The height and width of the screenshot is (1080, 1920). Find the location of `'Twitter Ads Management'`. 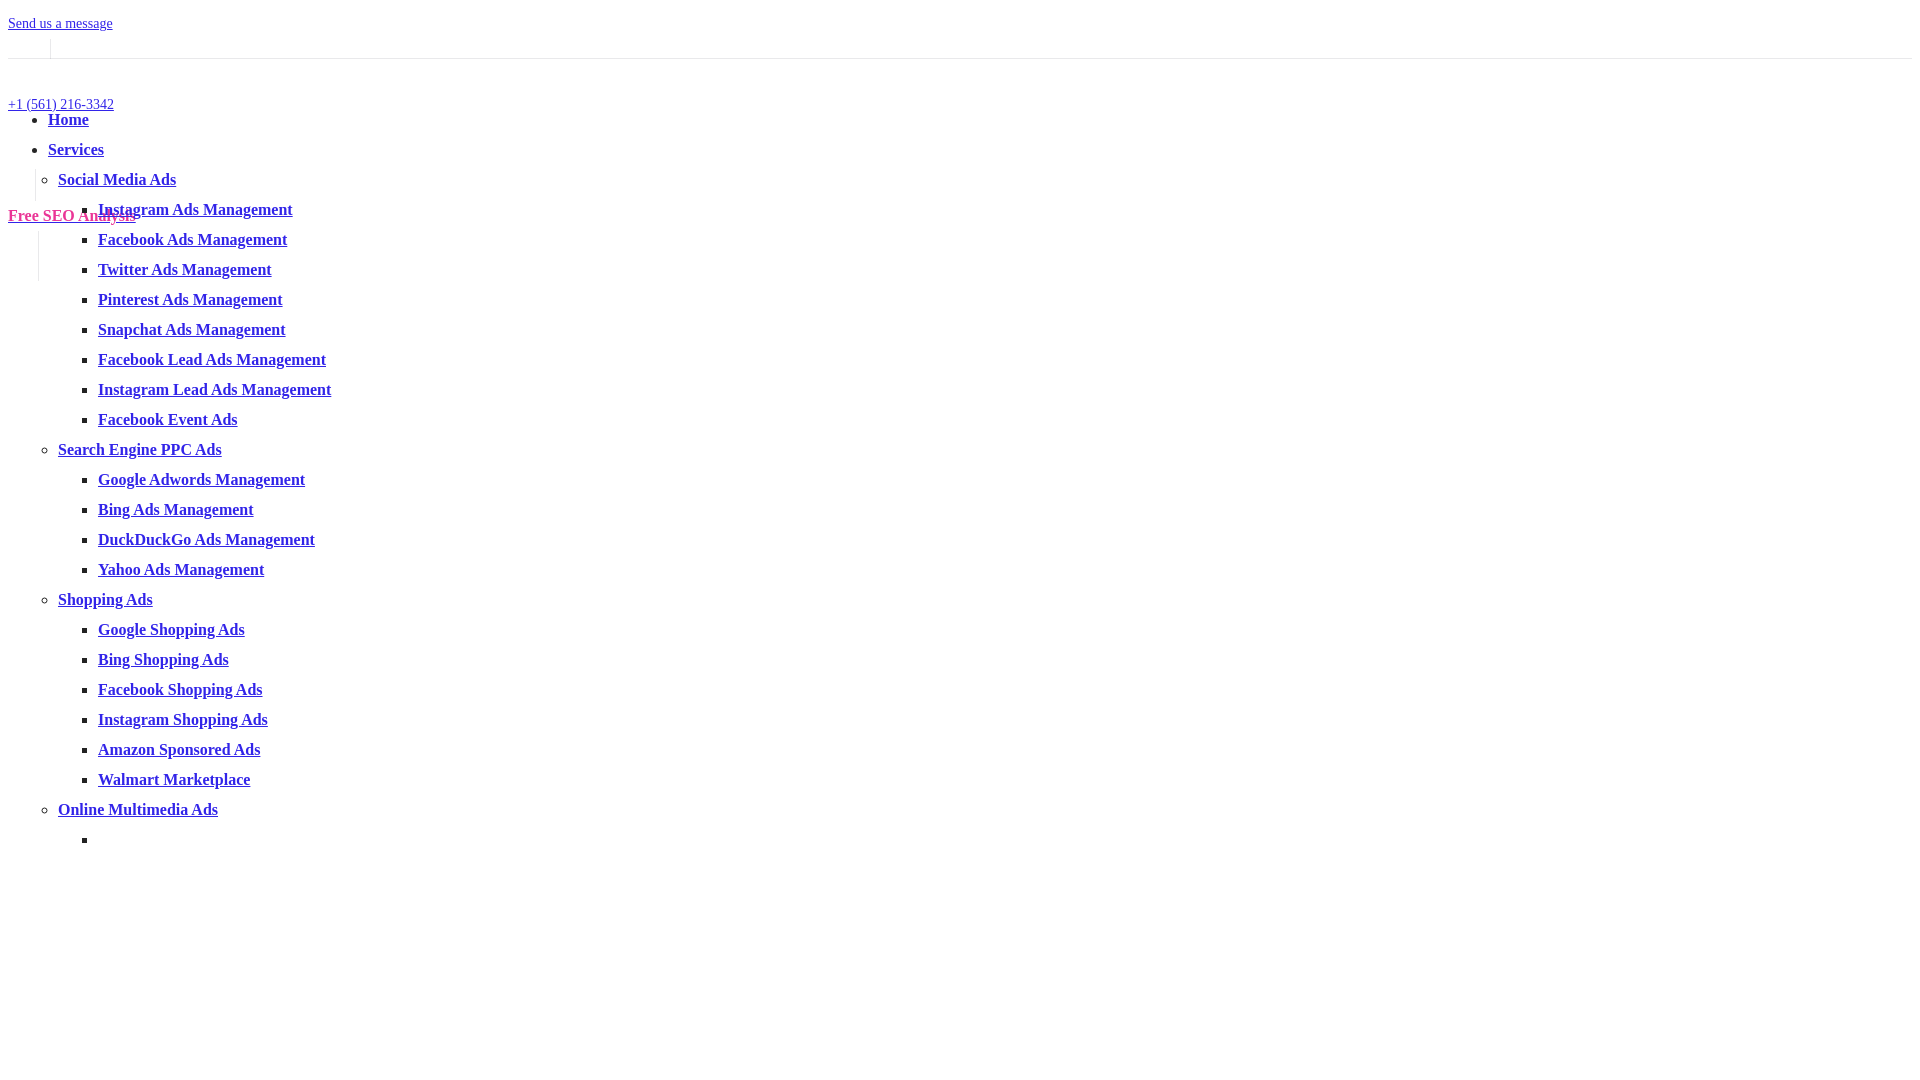

'Twitter Ads Management' is located at coordinates (185, 268).